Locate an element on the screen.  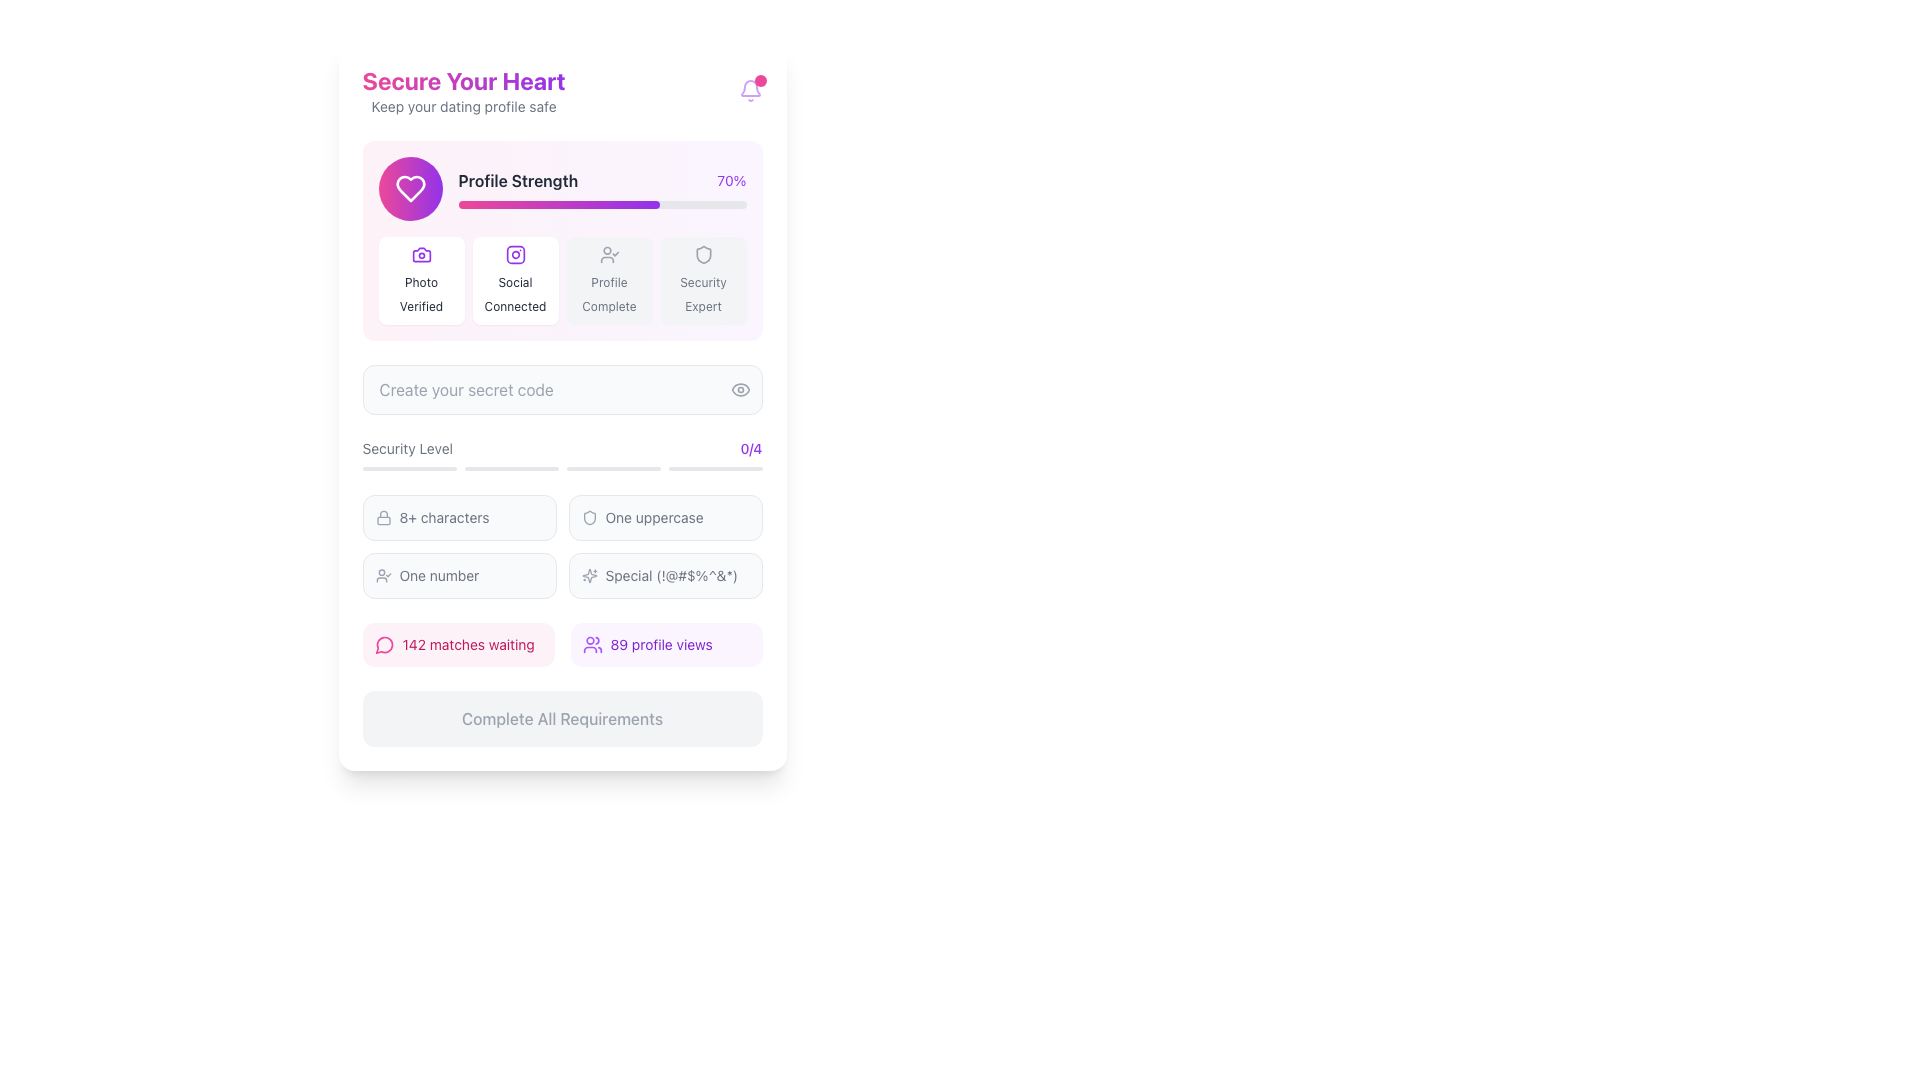
the label displaying '8+ characters' in the Security Level section, which is styled with a gray color and has a lock icon on its left side is located at coordinates (458, 516).